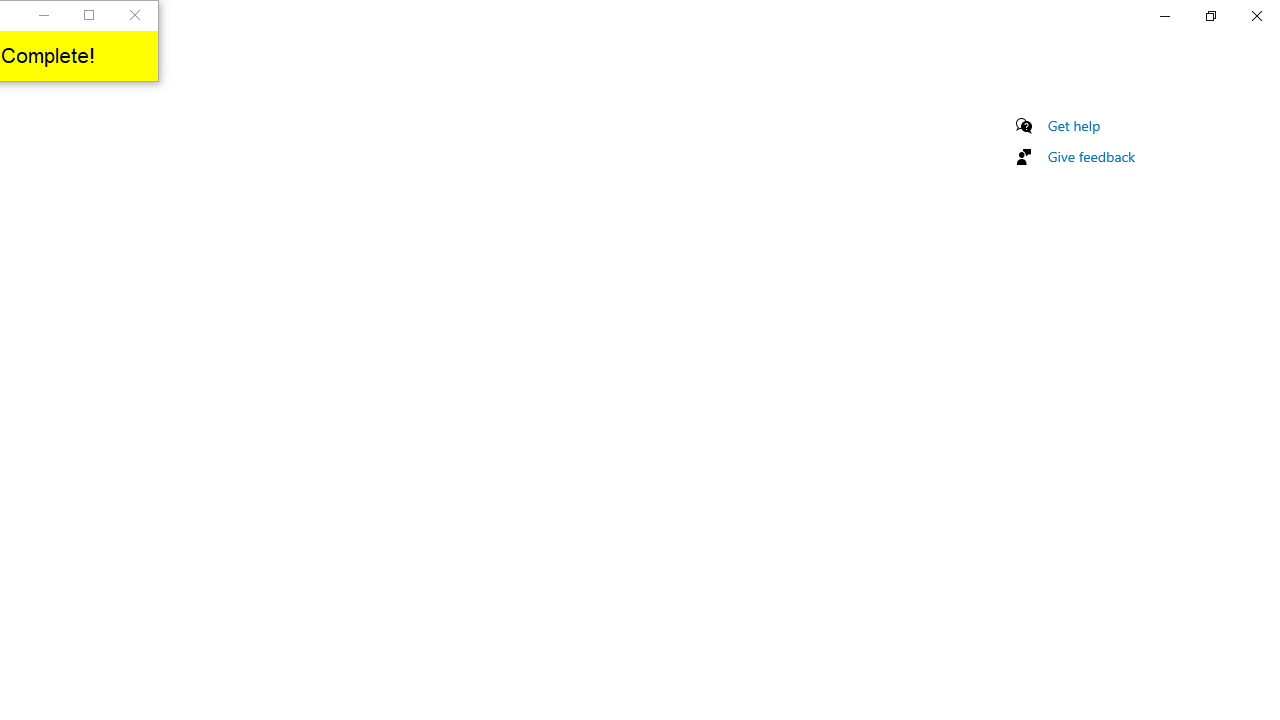 Image resolution: width=1280 pixels, height=720 pixels. I want to click on 'Minimize Settings', so click(1164, 15).